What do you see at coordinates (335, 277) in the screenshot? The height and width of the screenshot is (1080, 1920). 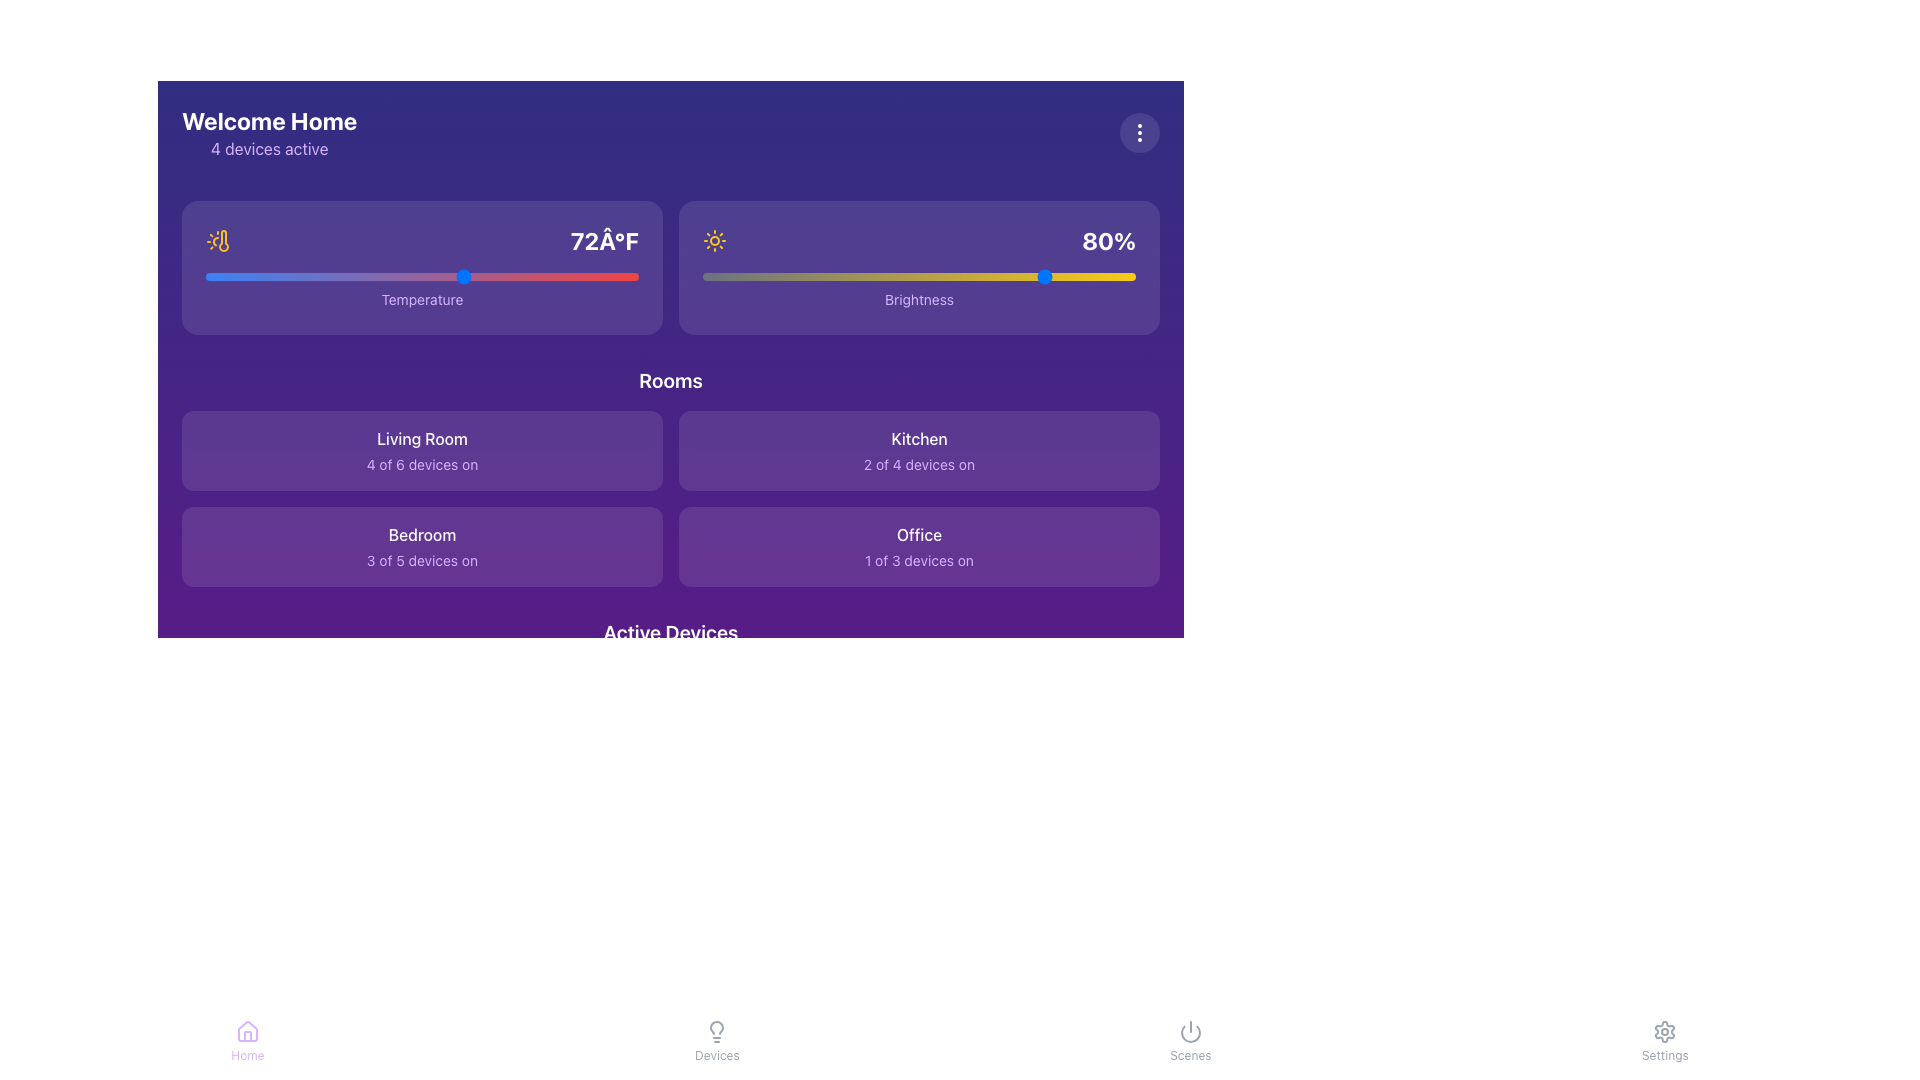 I see `the temperature` at bounding box center [335, 277].